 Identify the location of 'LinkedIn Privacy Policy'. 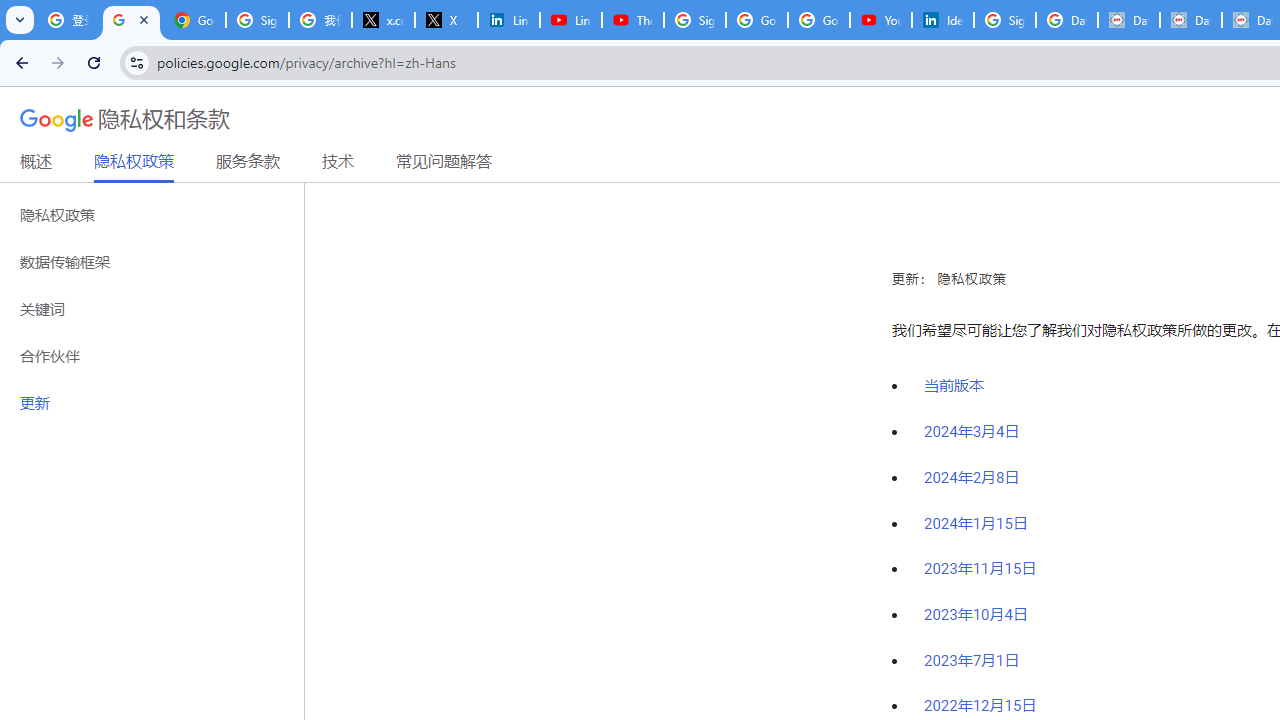
(508, 20).